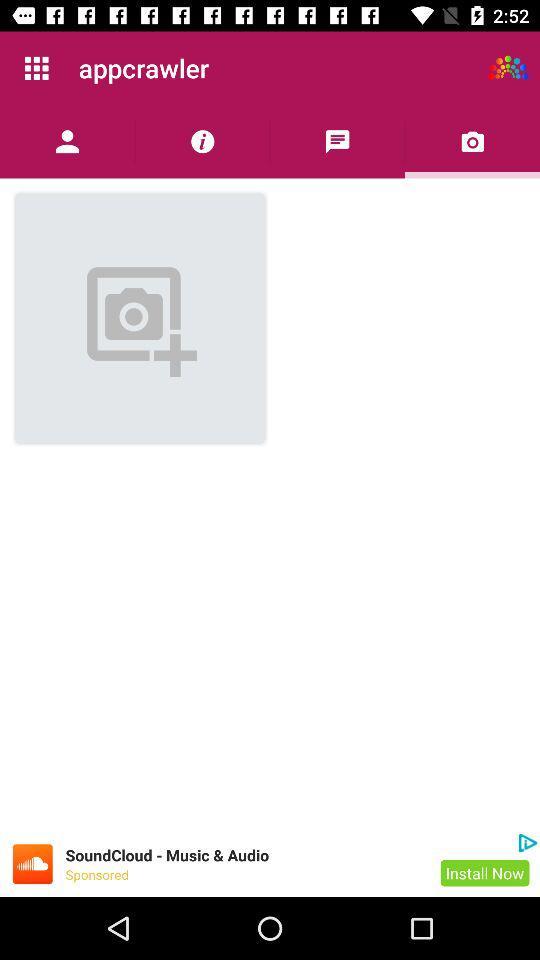 The height and width of the screenshot is (960, 540). What do you see at coordinates (202, 140) in the screenshot?
I see `show more information` at bounding box center [202, 140].